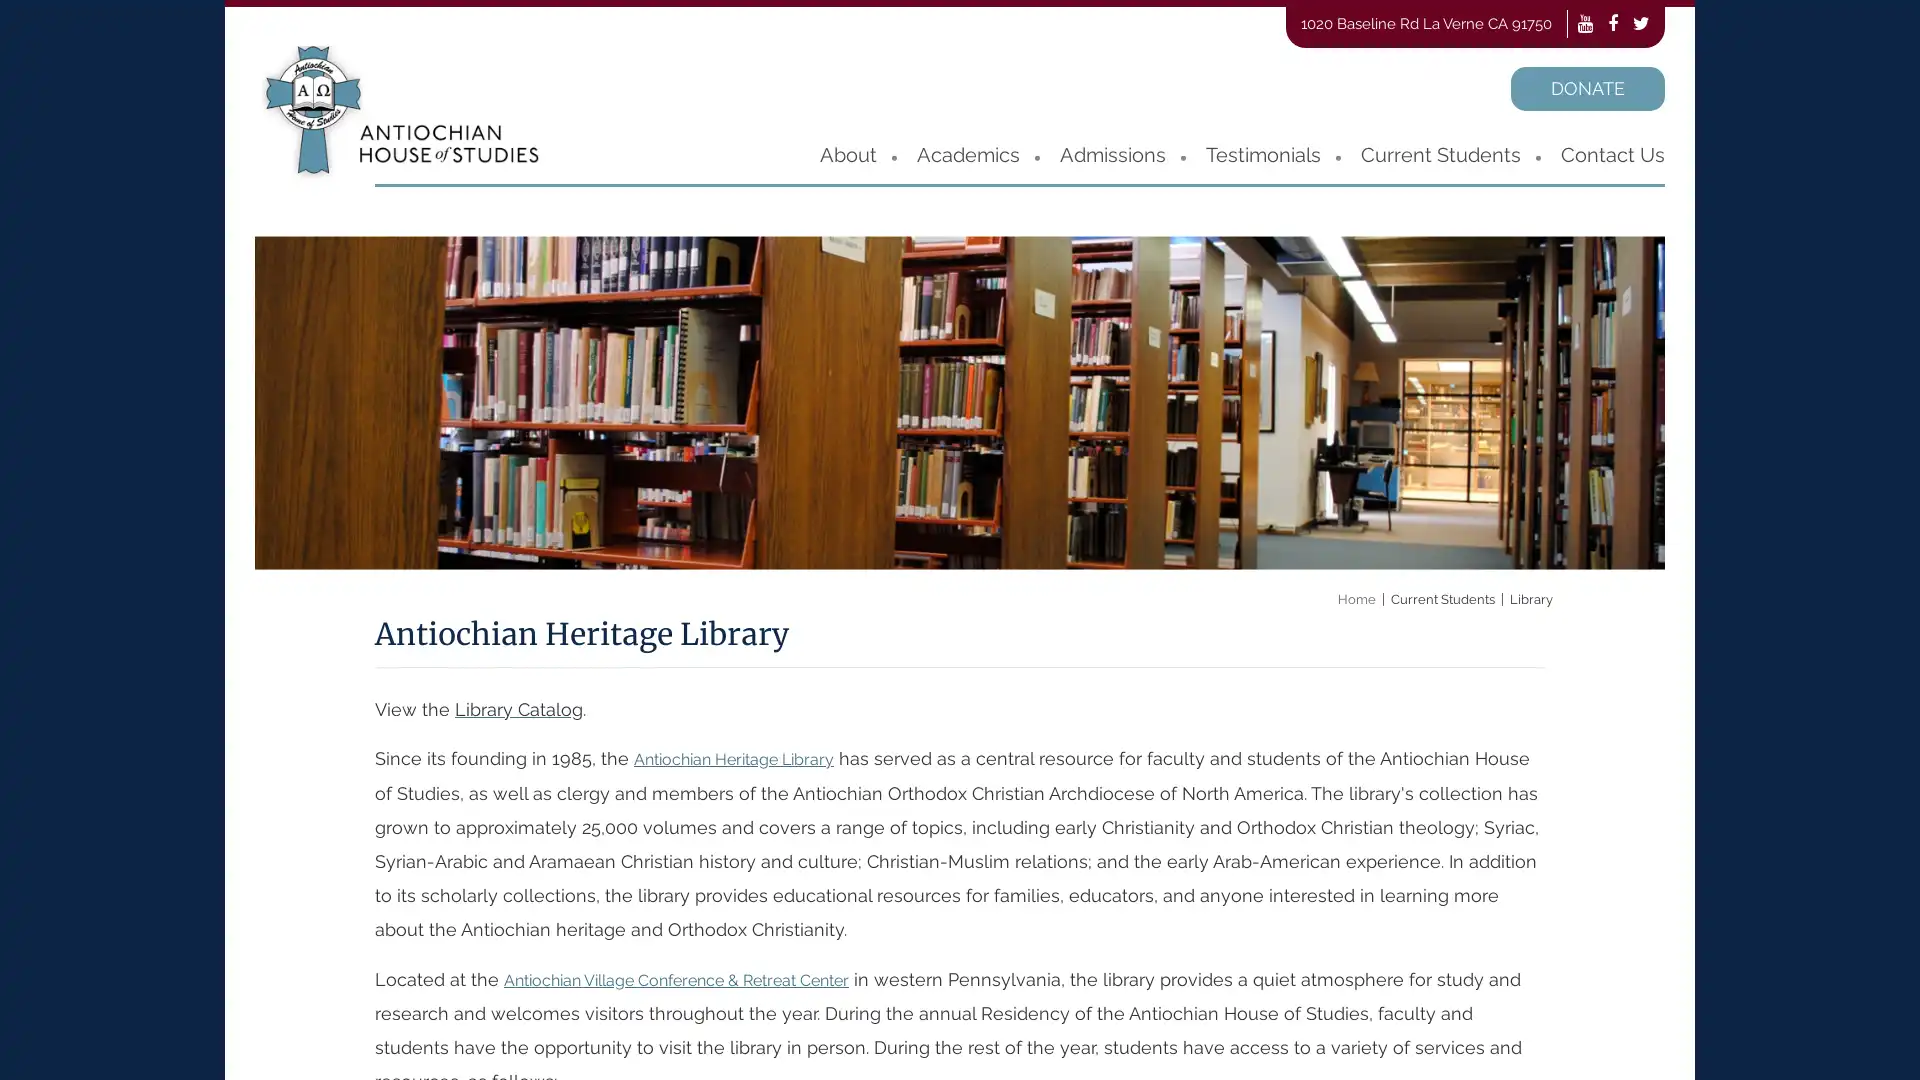  Describe the element at coordinates (1587, 87) in the screenshot. I see `DONATE` at that location.